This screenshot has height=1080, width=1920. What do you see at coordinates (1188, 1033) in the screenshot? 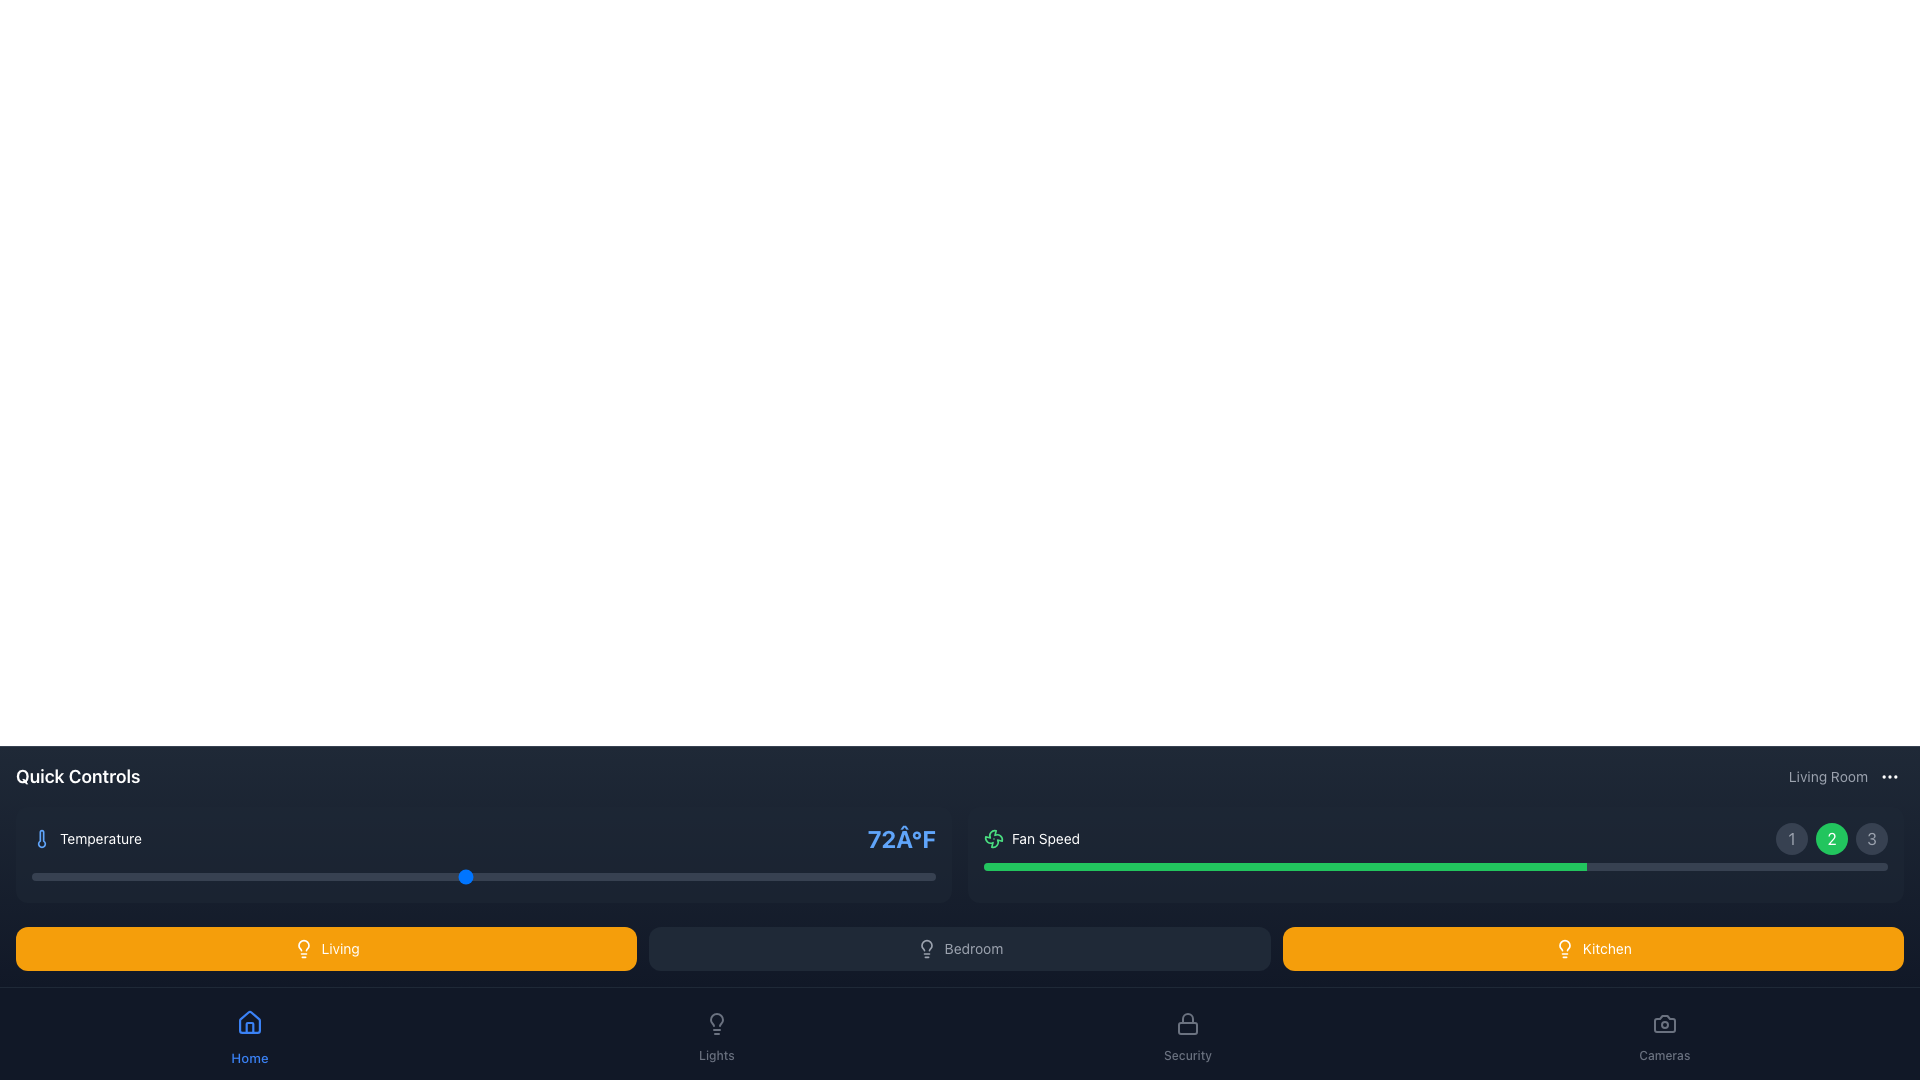
I see `the 'Security' button, which features a lock symbol above the text` at bounding box center [1188, 1033].